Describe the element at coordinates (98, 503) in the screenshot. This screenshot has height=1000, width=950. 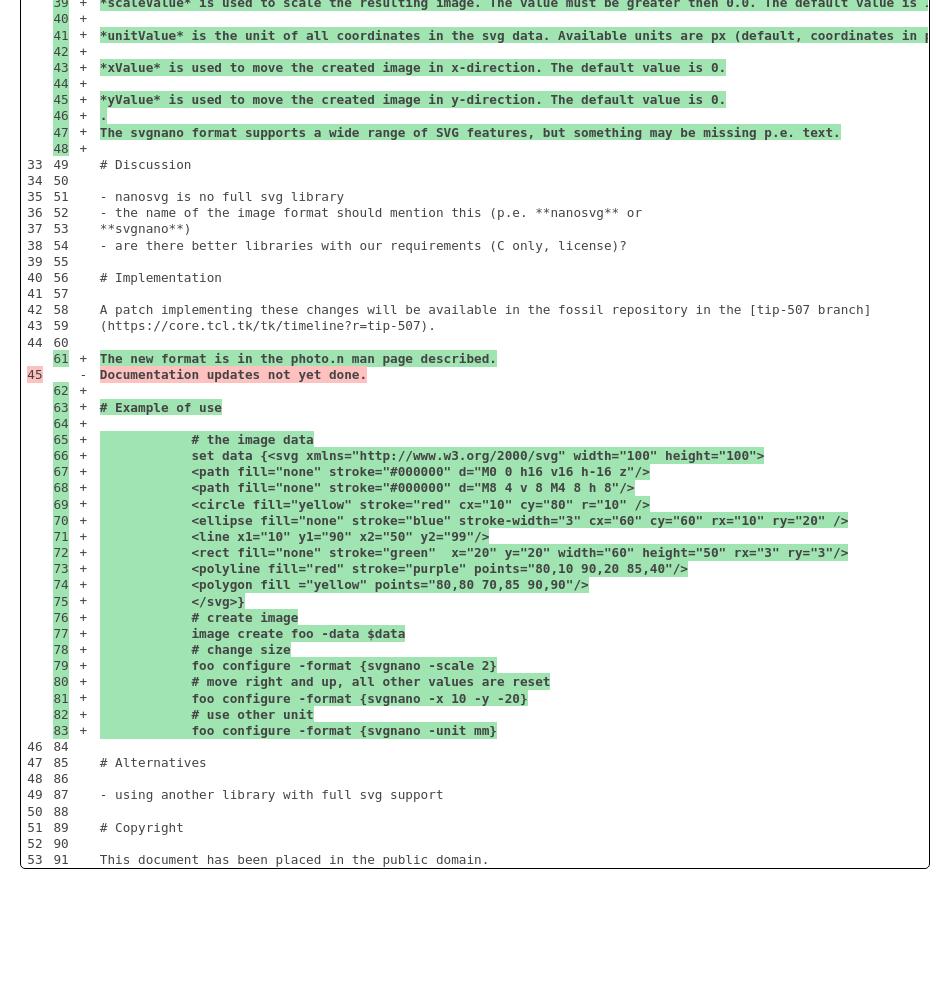
I see `'<circle fill="yellow" stroke="red" cx="10" cy="80" r="10" />'` at that location.